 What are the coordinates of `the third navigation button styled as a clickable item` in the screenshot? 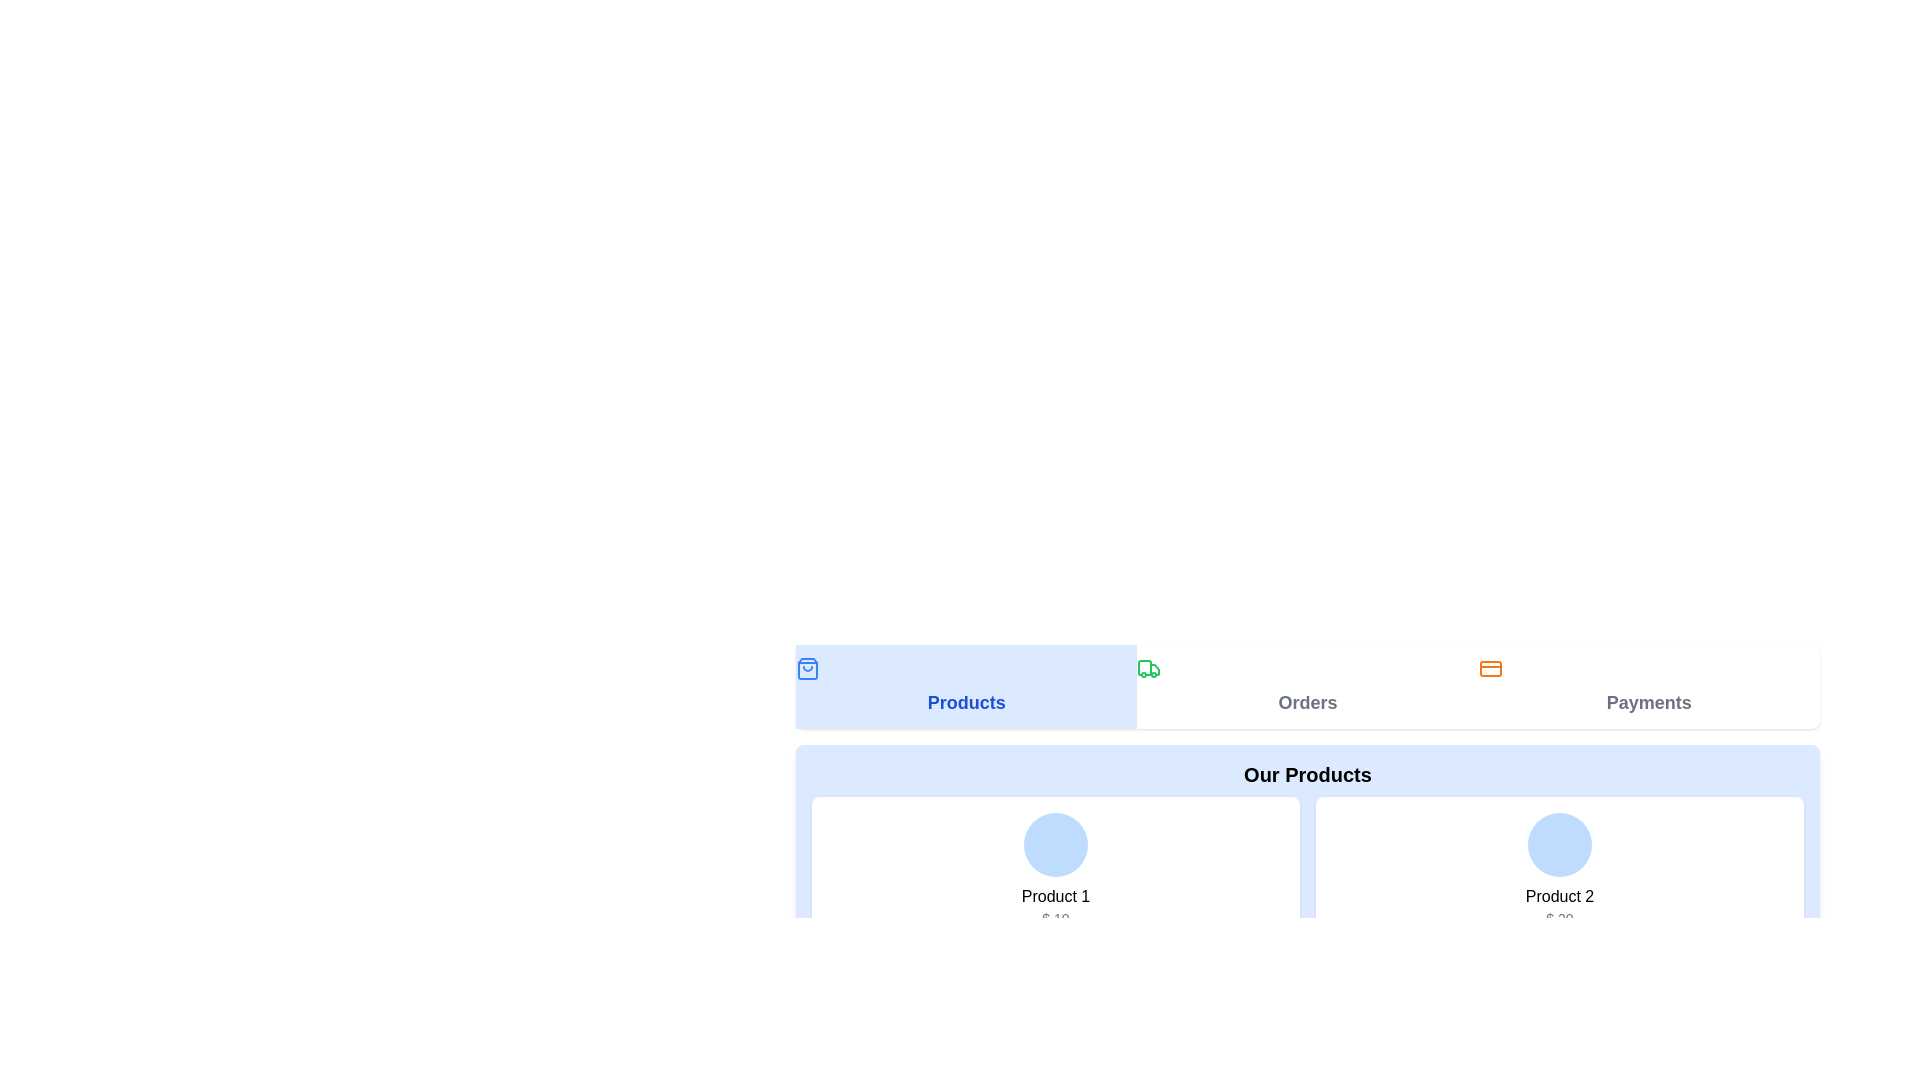 It's located at (1649, 685).